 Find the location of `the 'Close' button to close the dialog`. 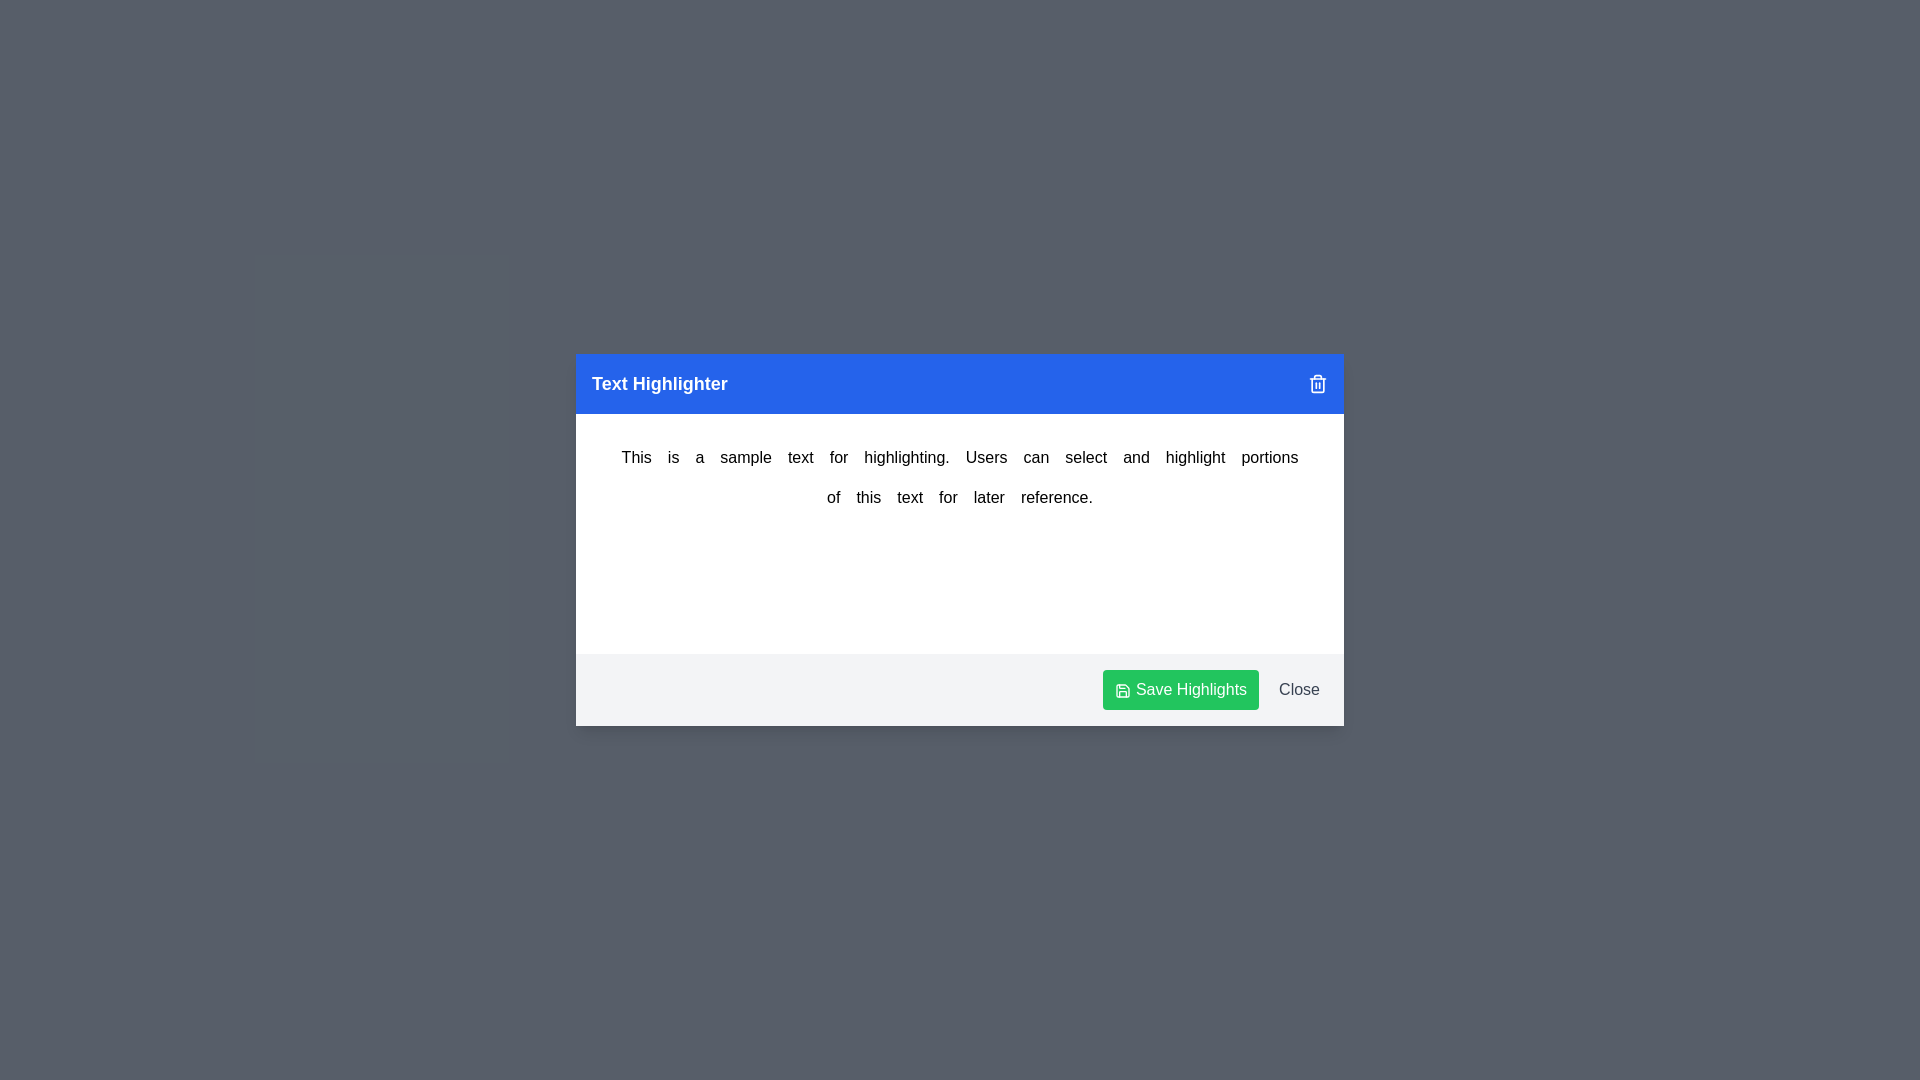

the 'Close' button to close the dialog is located at coordinates (1299, 689).